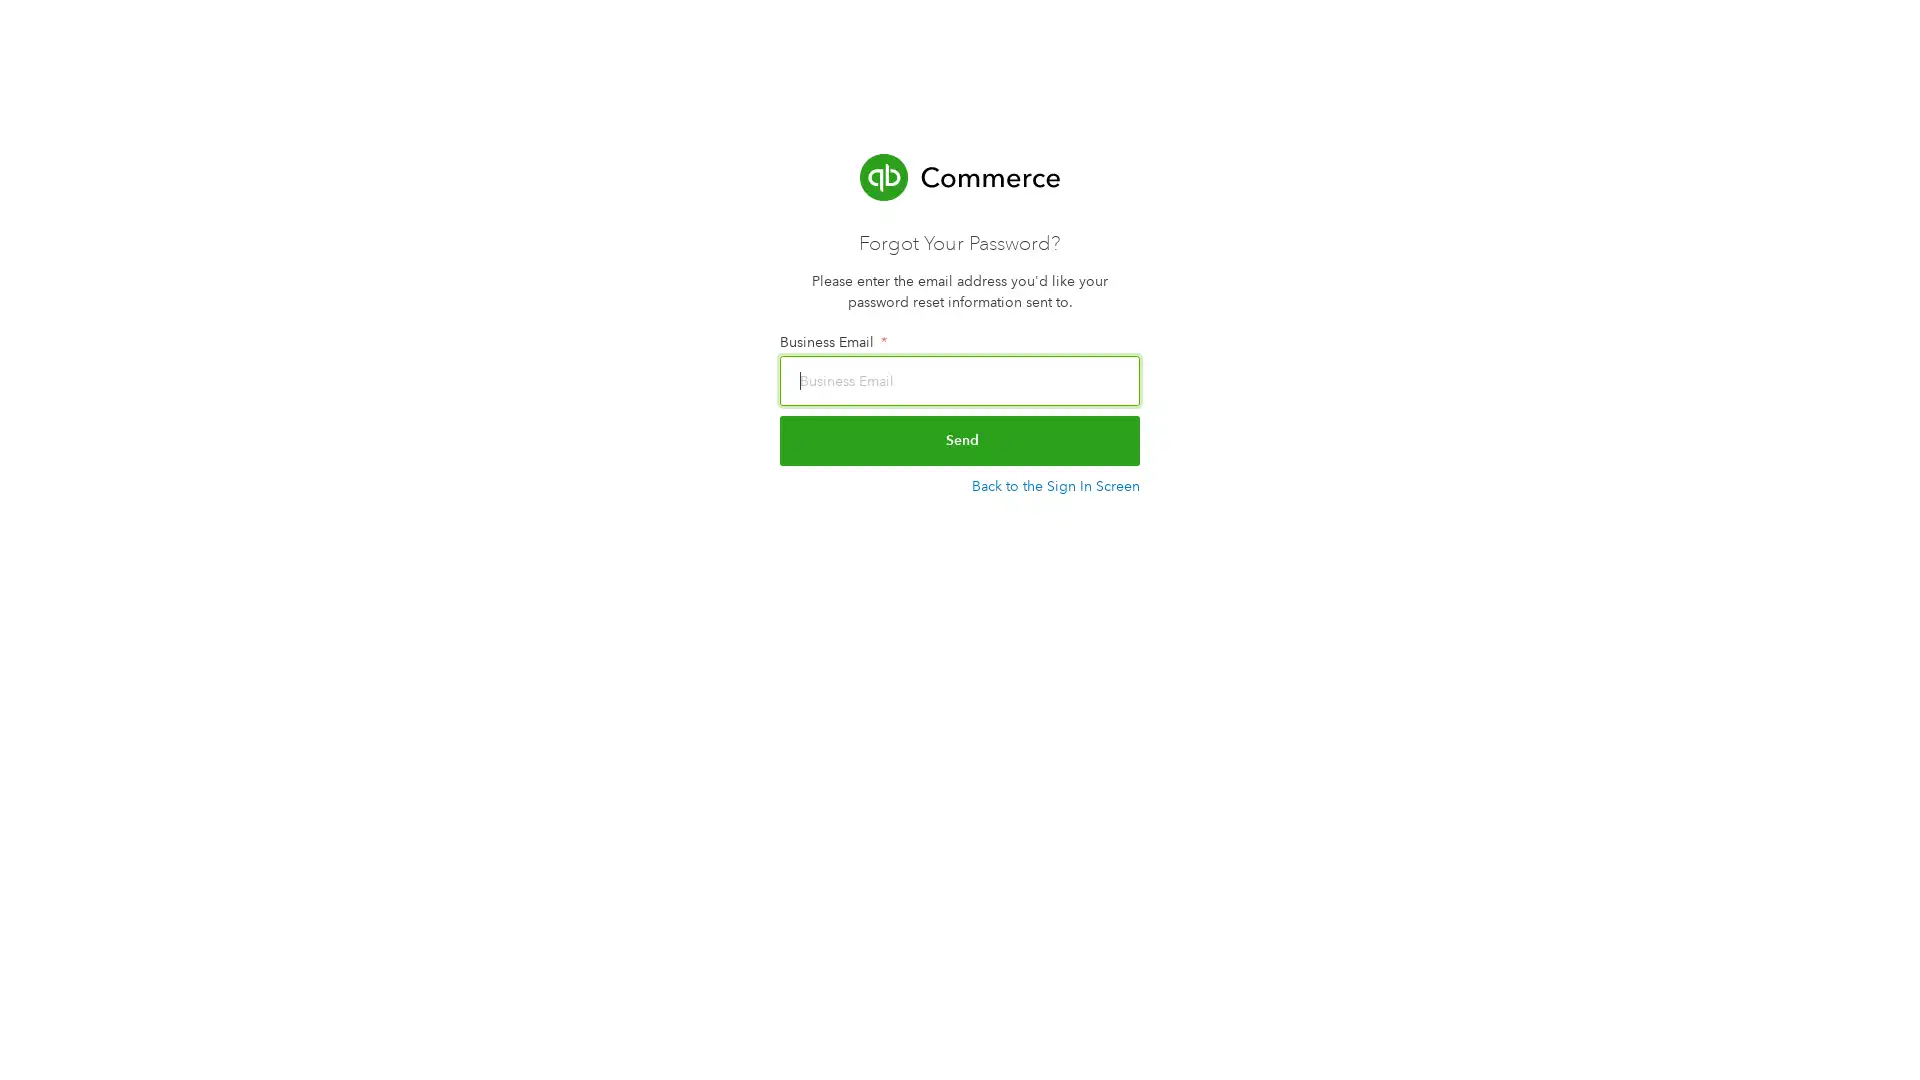 The width and height of the screenshot is (1920, 1080). I want to click on Send, so click(960, 438).